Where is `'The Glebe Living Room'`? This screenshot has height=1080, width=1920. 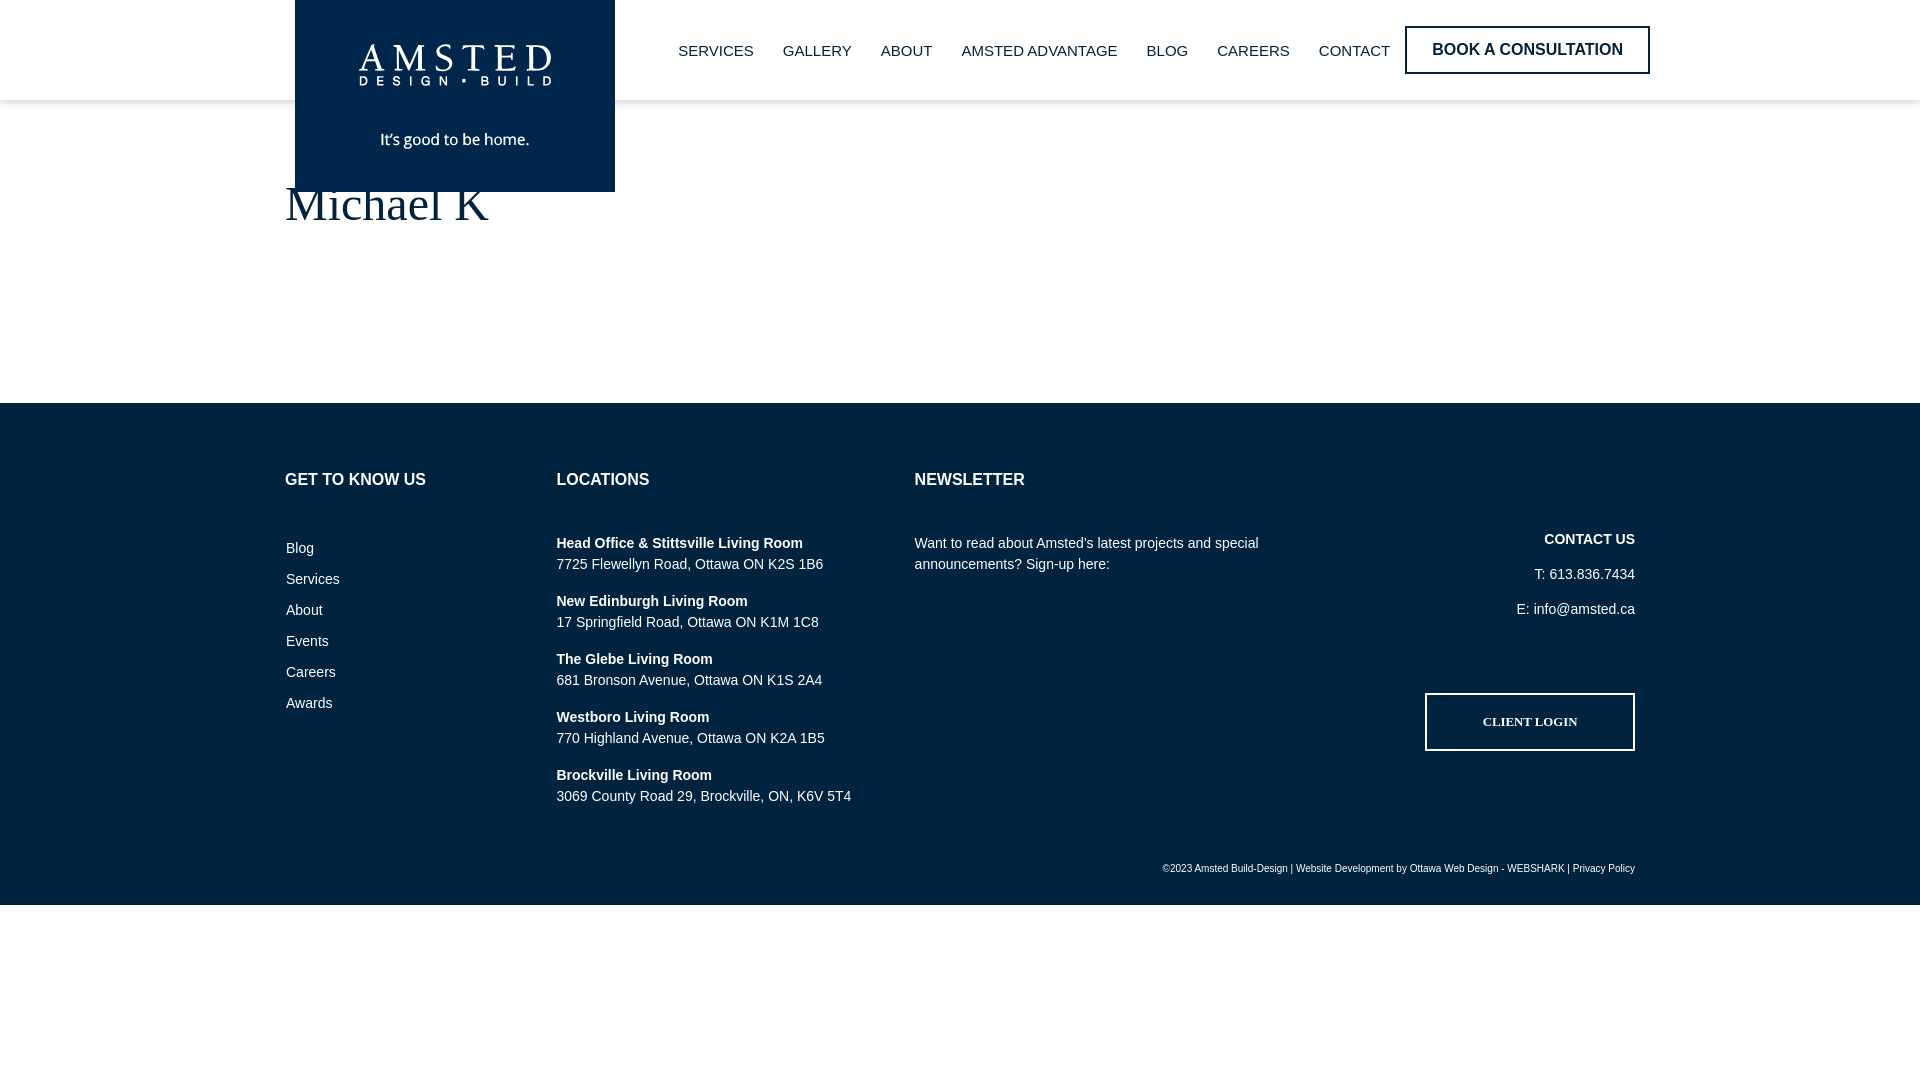 'The Glebe Living Room' is located at coordinates (632, 659).